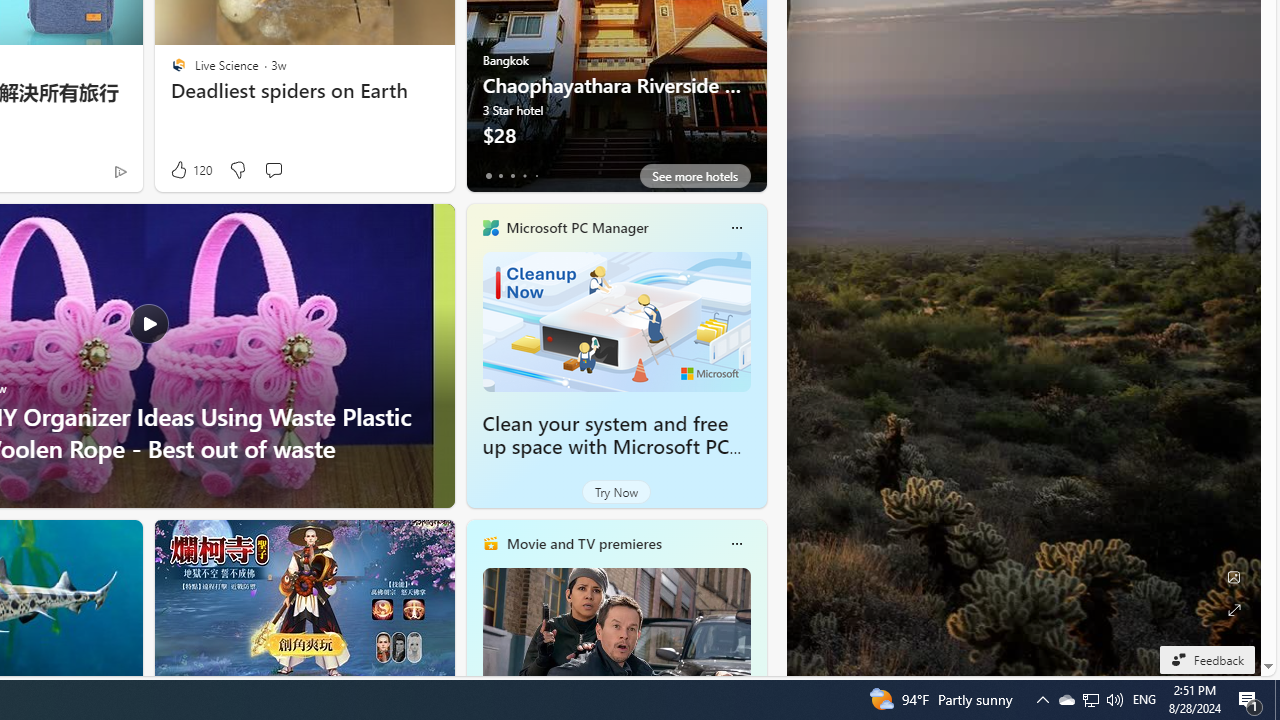 The height and width of the screenshot is (720, 1280). Describe the element at coordinates (119, 170) in the screenshot. I see `'Ad Choice'` at that location.